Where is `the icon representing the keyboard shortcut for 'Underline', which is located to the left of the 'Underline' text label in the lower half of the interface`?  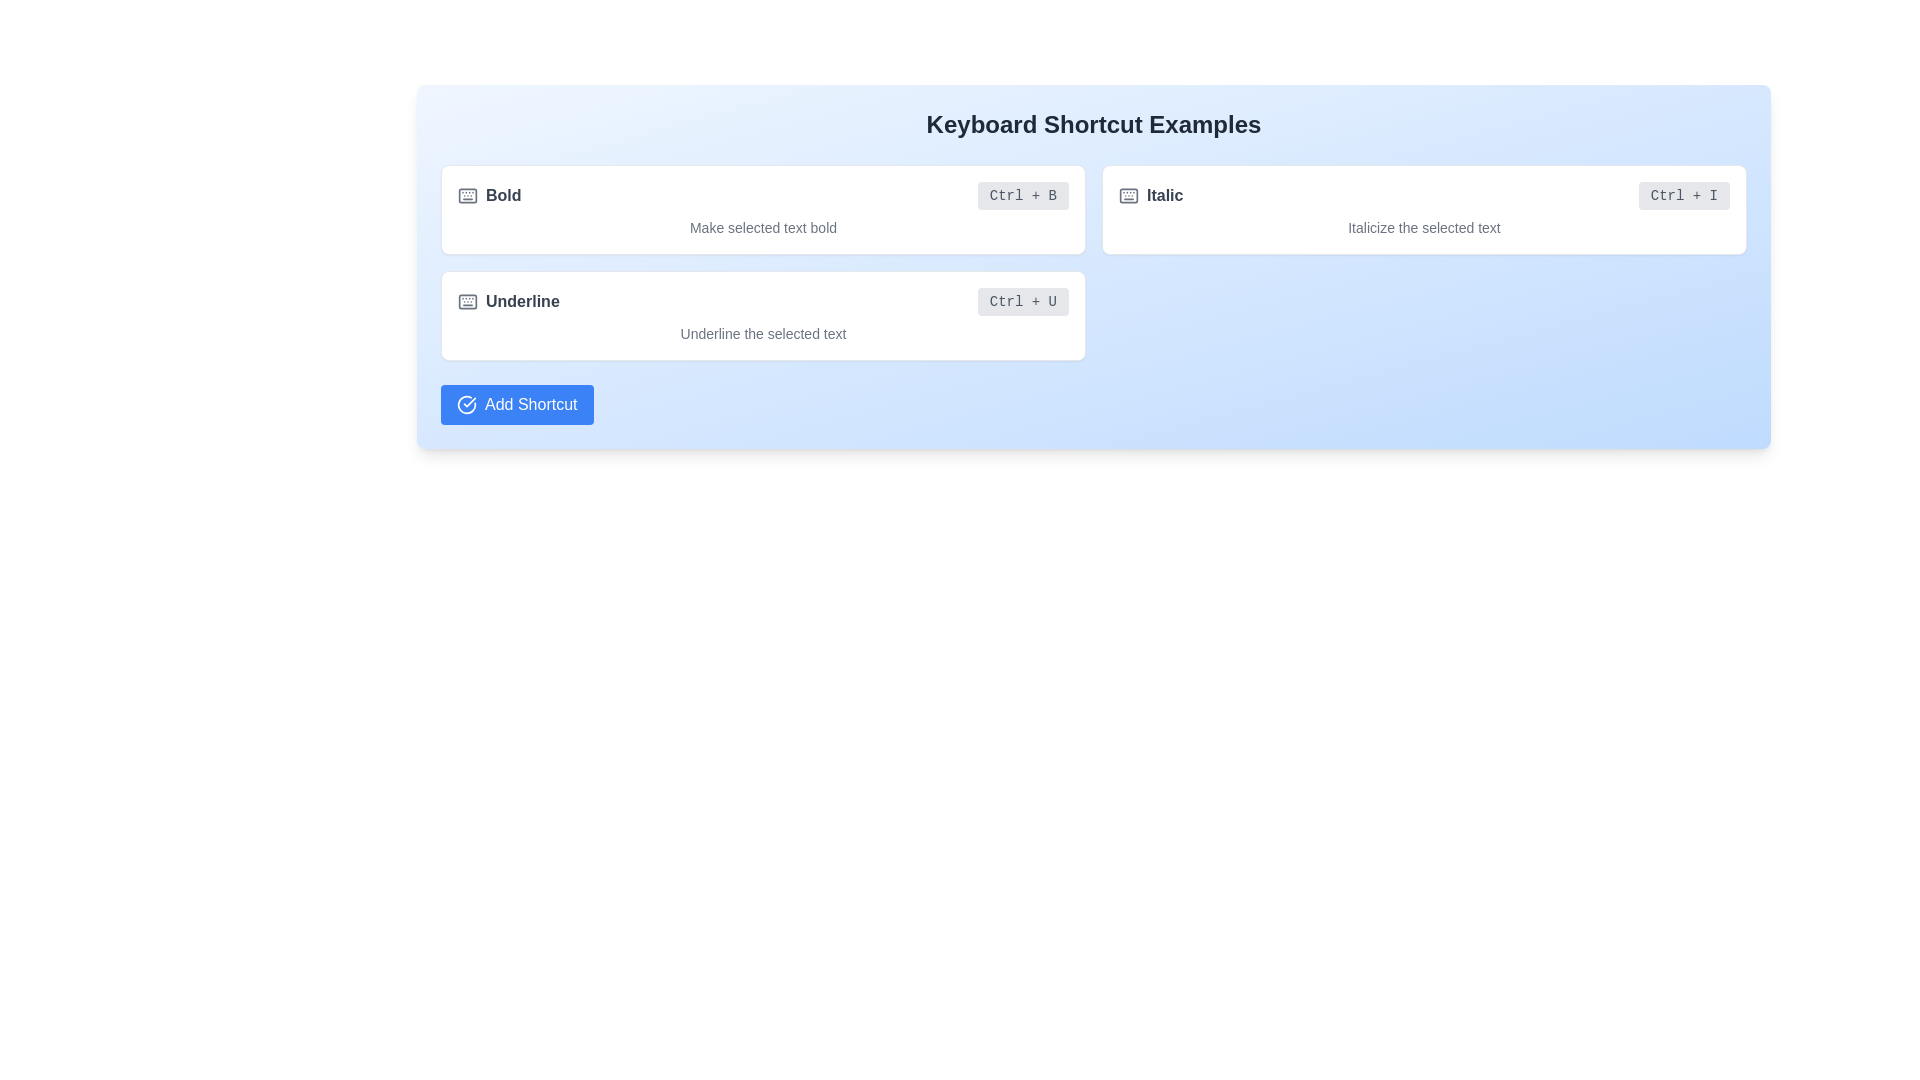
the icon representing the keyboard shortcut for 'Underline', which is located to the left of the 'Underline' text label in the lower half of the interface is located at coordinates (466, 301).